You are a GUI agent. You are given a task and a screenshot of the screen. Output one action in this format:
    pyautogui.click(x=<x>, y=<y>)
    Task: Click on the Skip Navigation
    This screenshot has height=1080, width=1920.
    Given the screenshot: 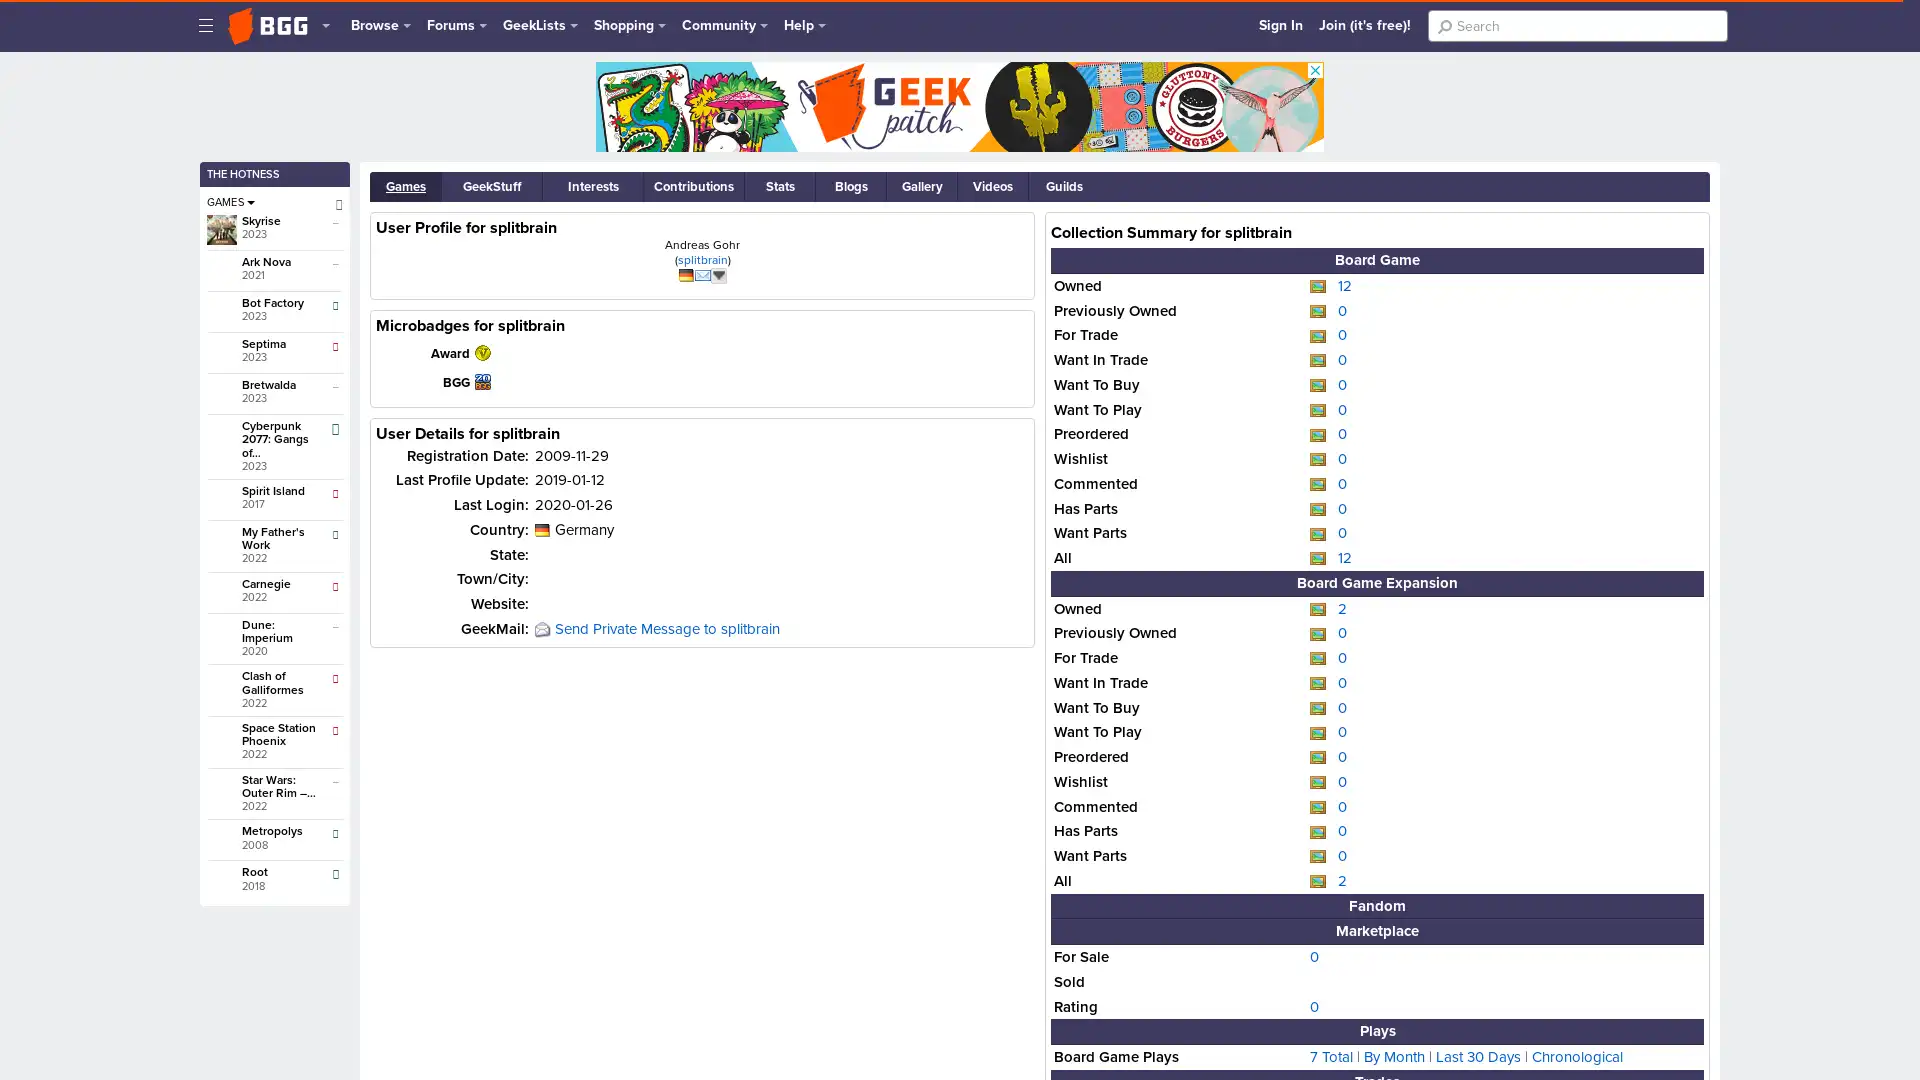 What is the action you would take?
    pyautogui.click(x=211, y=13)
    